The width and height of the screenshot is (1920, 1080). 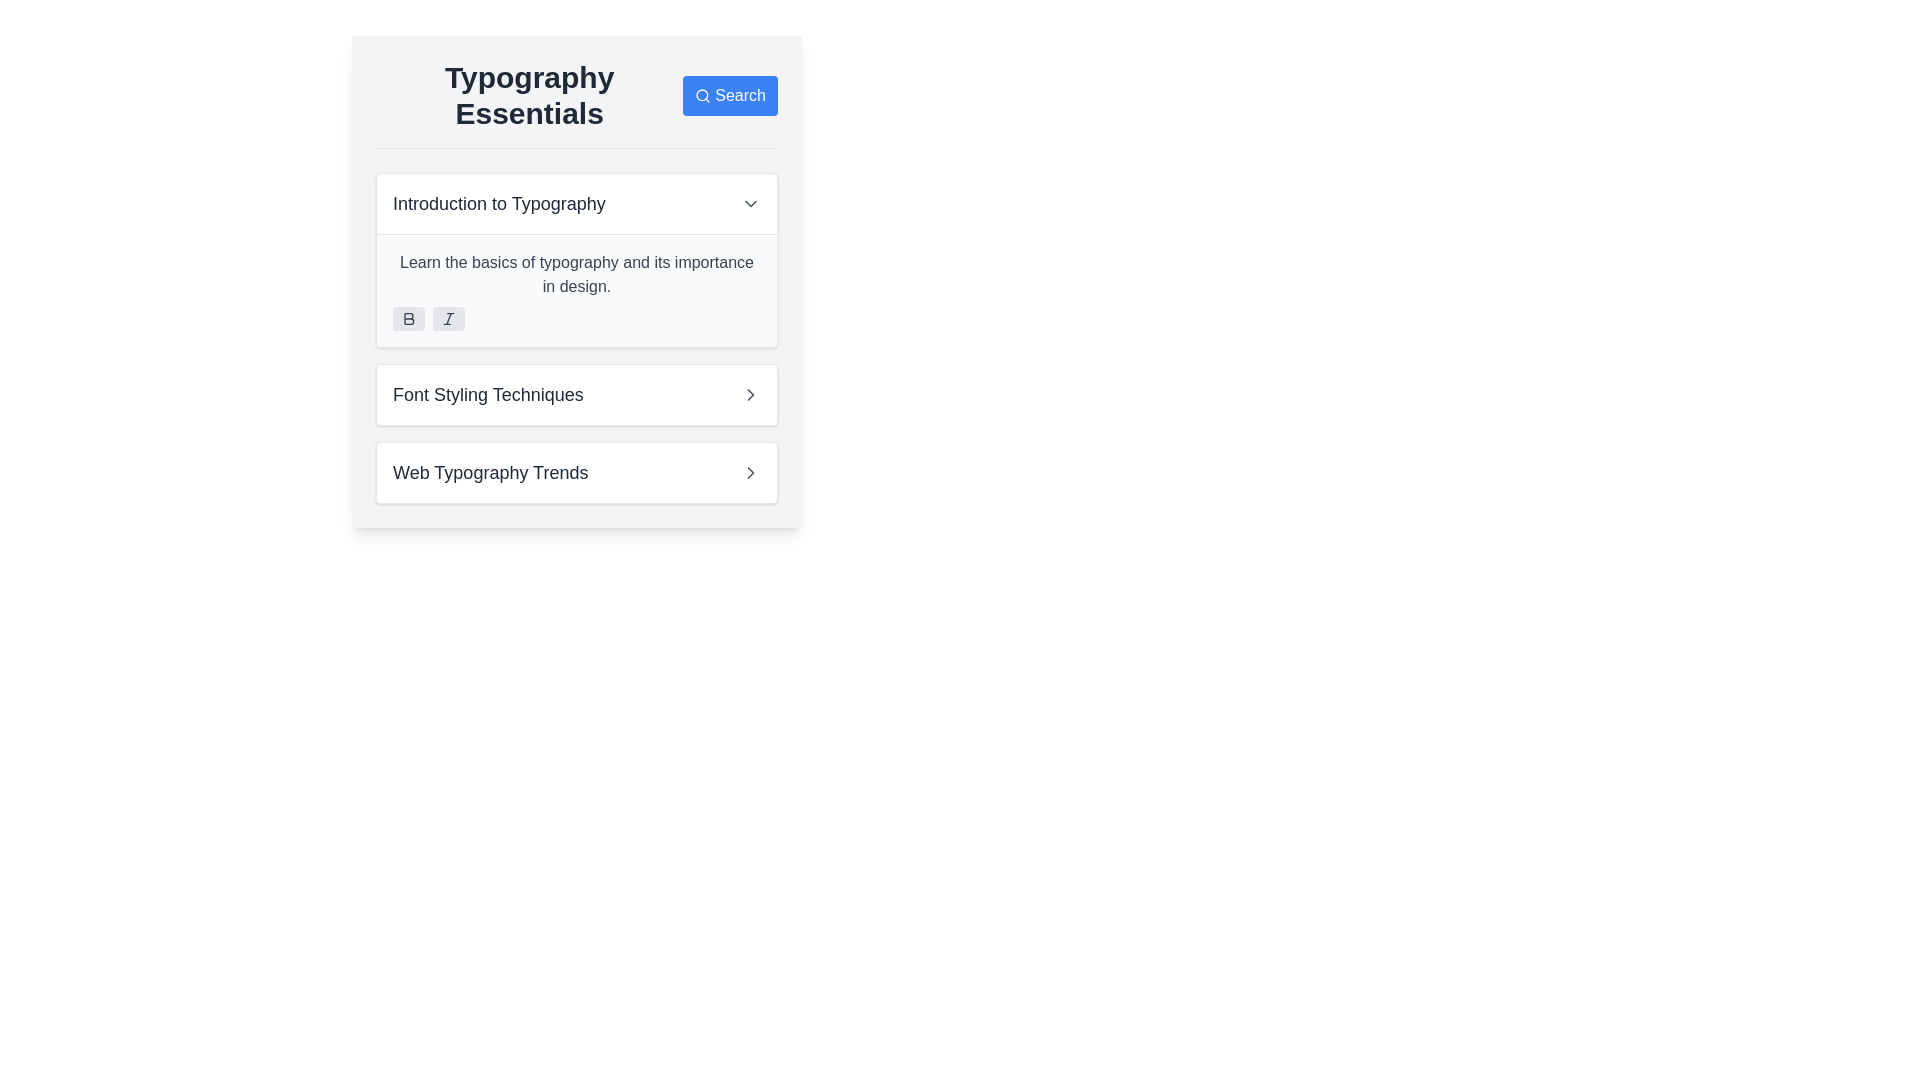 I want to click on the text label indicating 'Font Styling Techniques', which is positioned under 'Introduction to Typography' and above 'Web Typography Trends', so click(x=488, y=394).